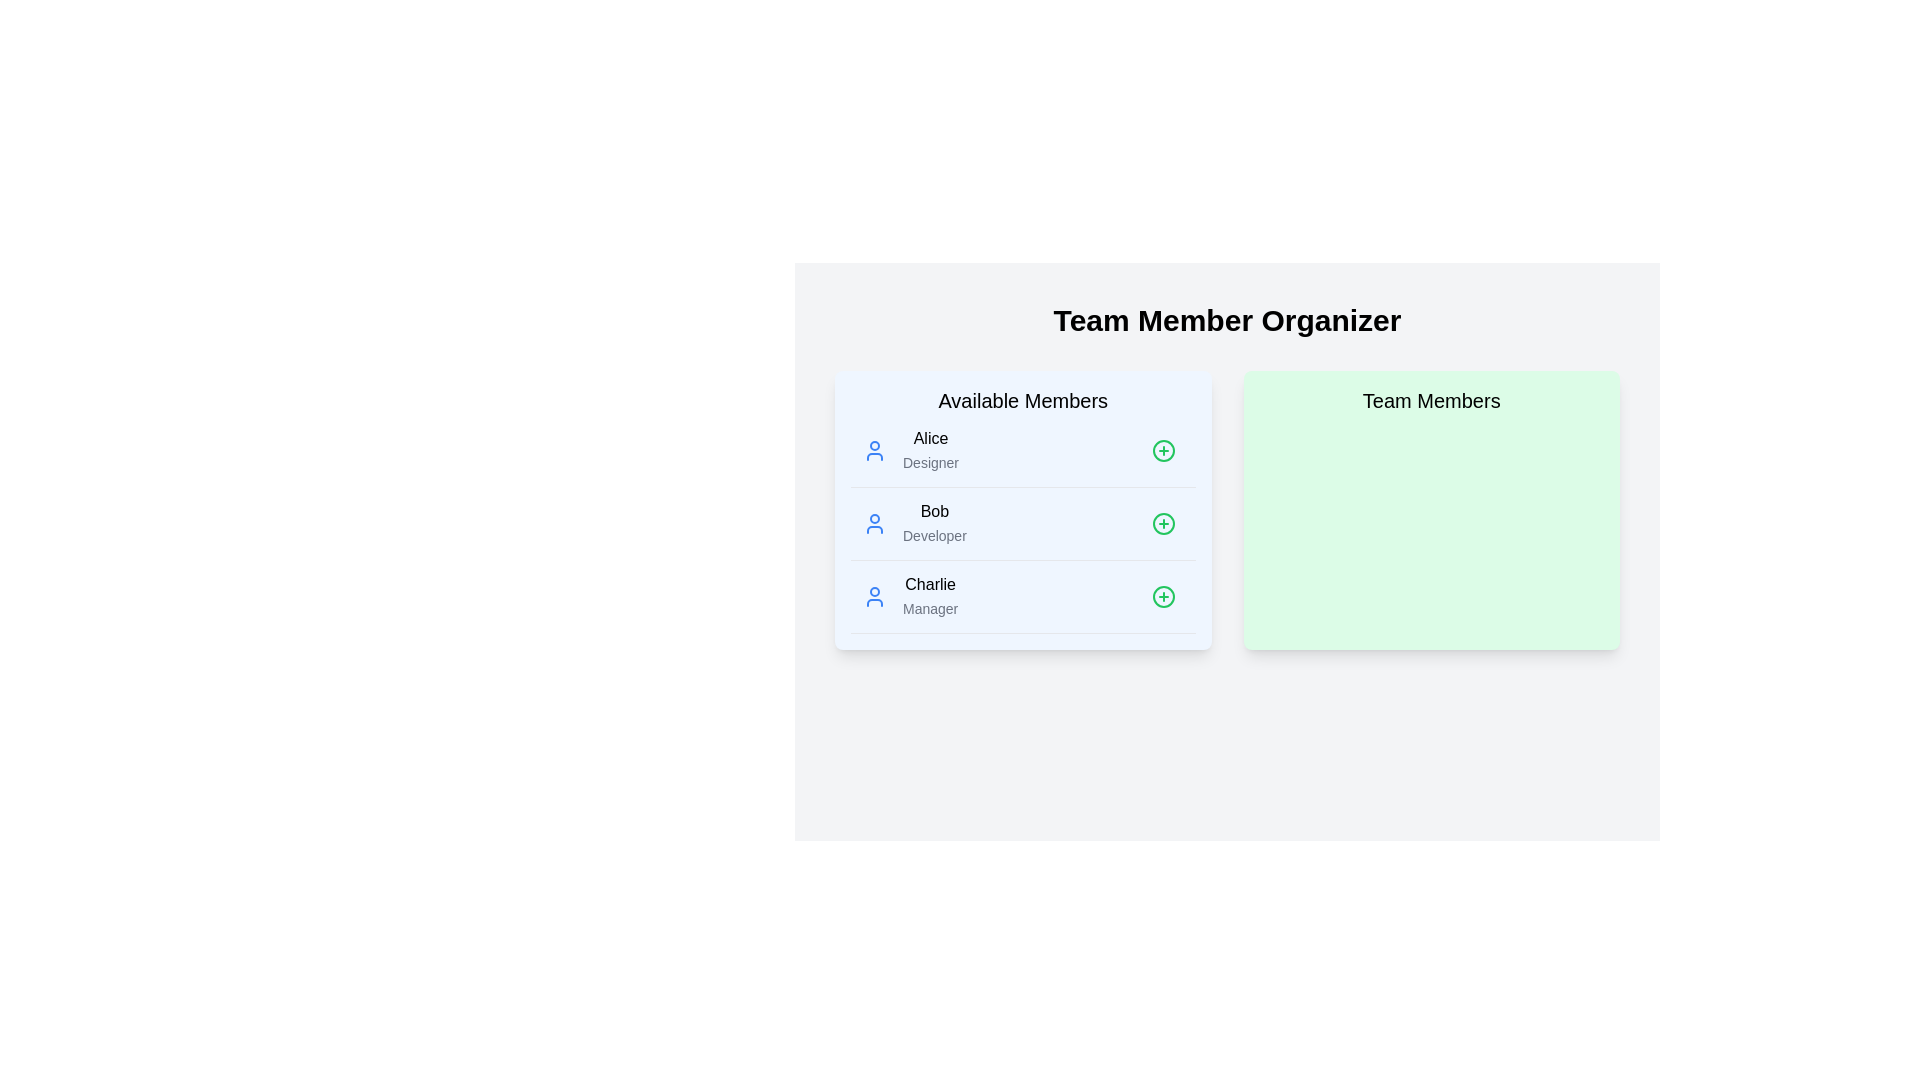  Describe the element at coordinates (1163, 596) in the screenshot. I see `the green circular Icon button with a plus symbol located next to the name 'Charlie' in the 'Available Members' box` at that location.